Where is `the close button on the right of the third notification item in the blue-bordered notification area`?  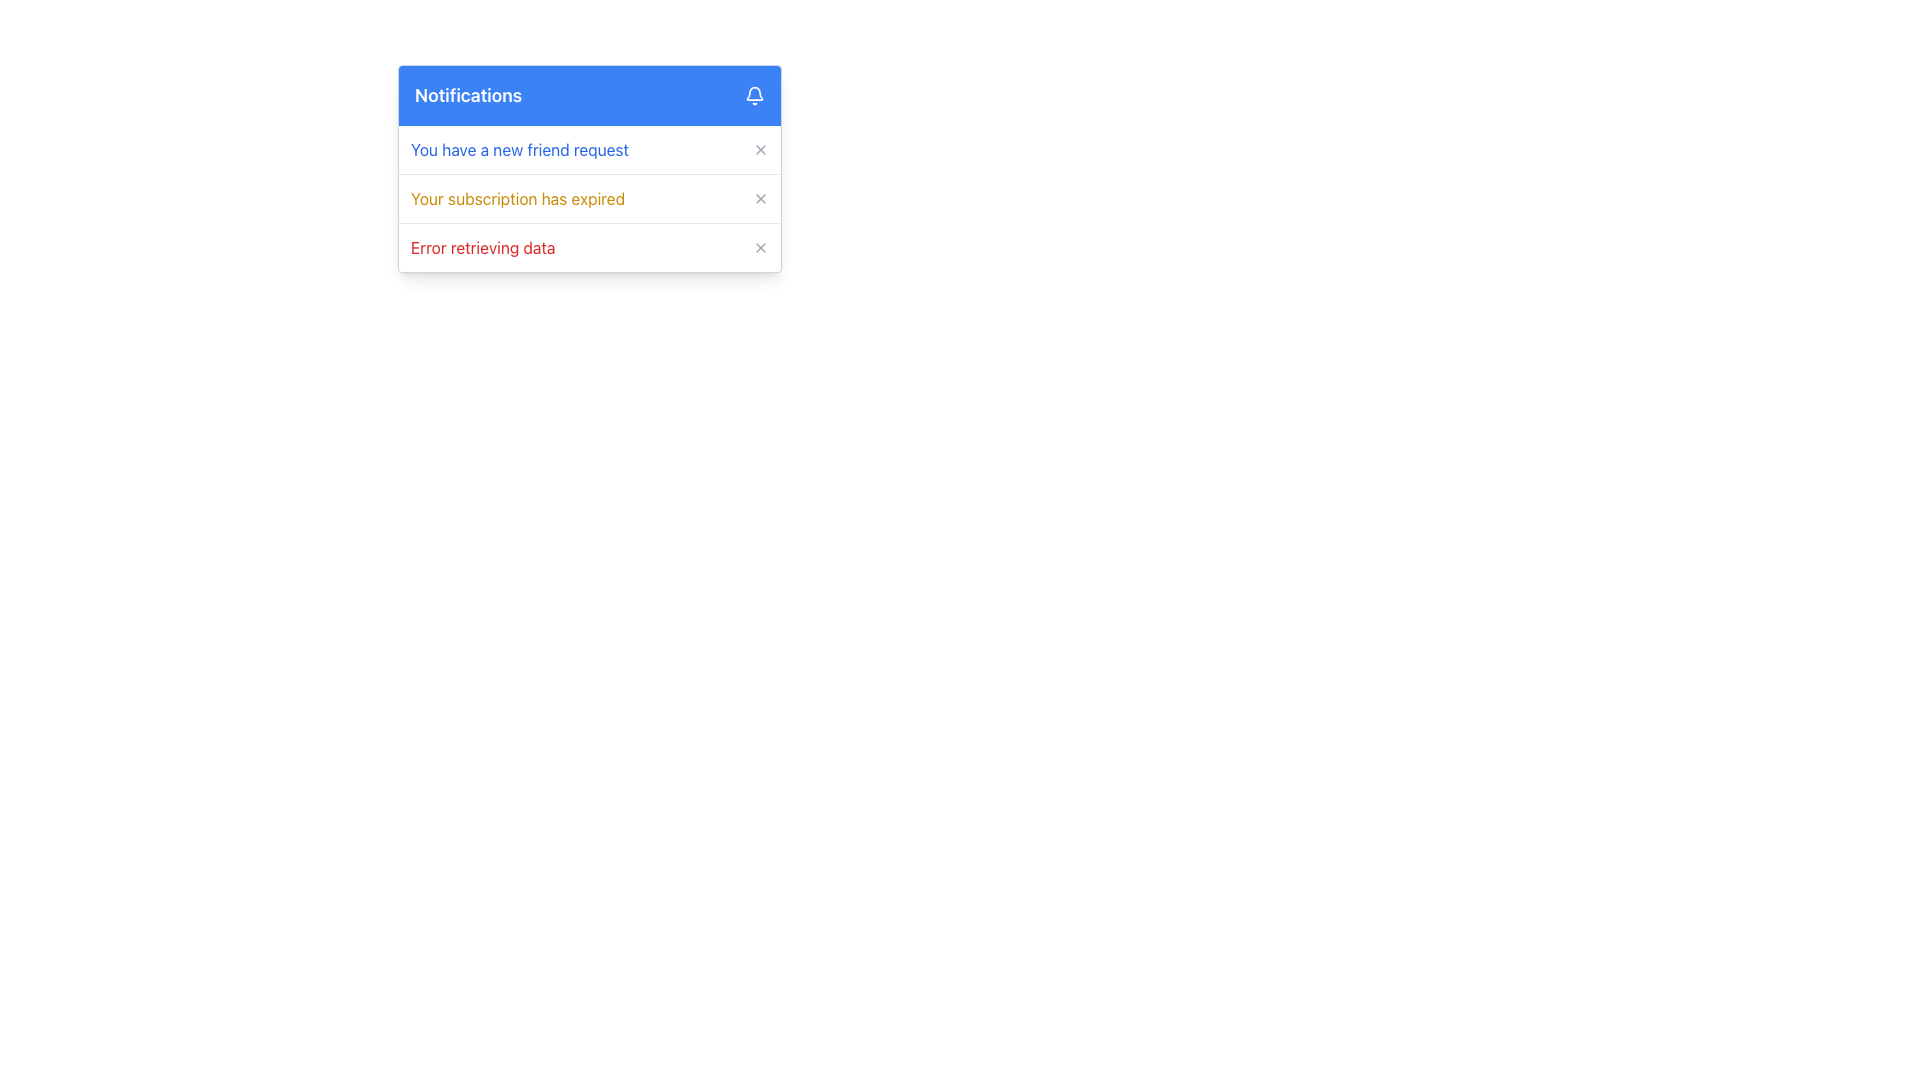
the close button on the right of the third notification item in the blue-bordered notification area is located at coordinates (589, 246).